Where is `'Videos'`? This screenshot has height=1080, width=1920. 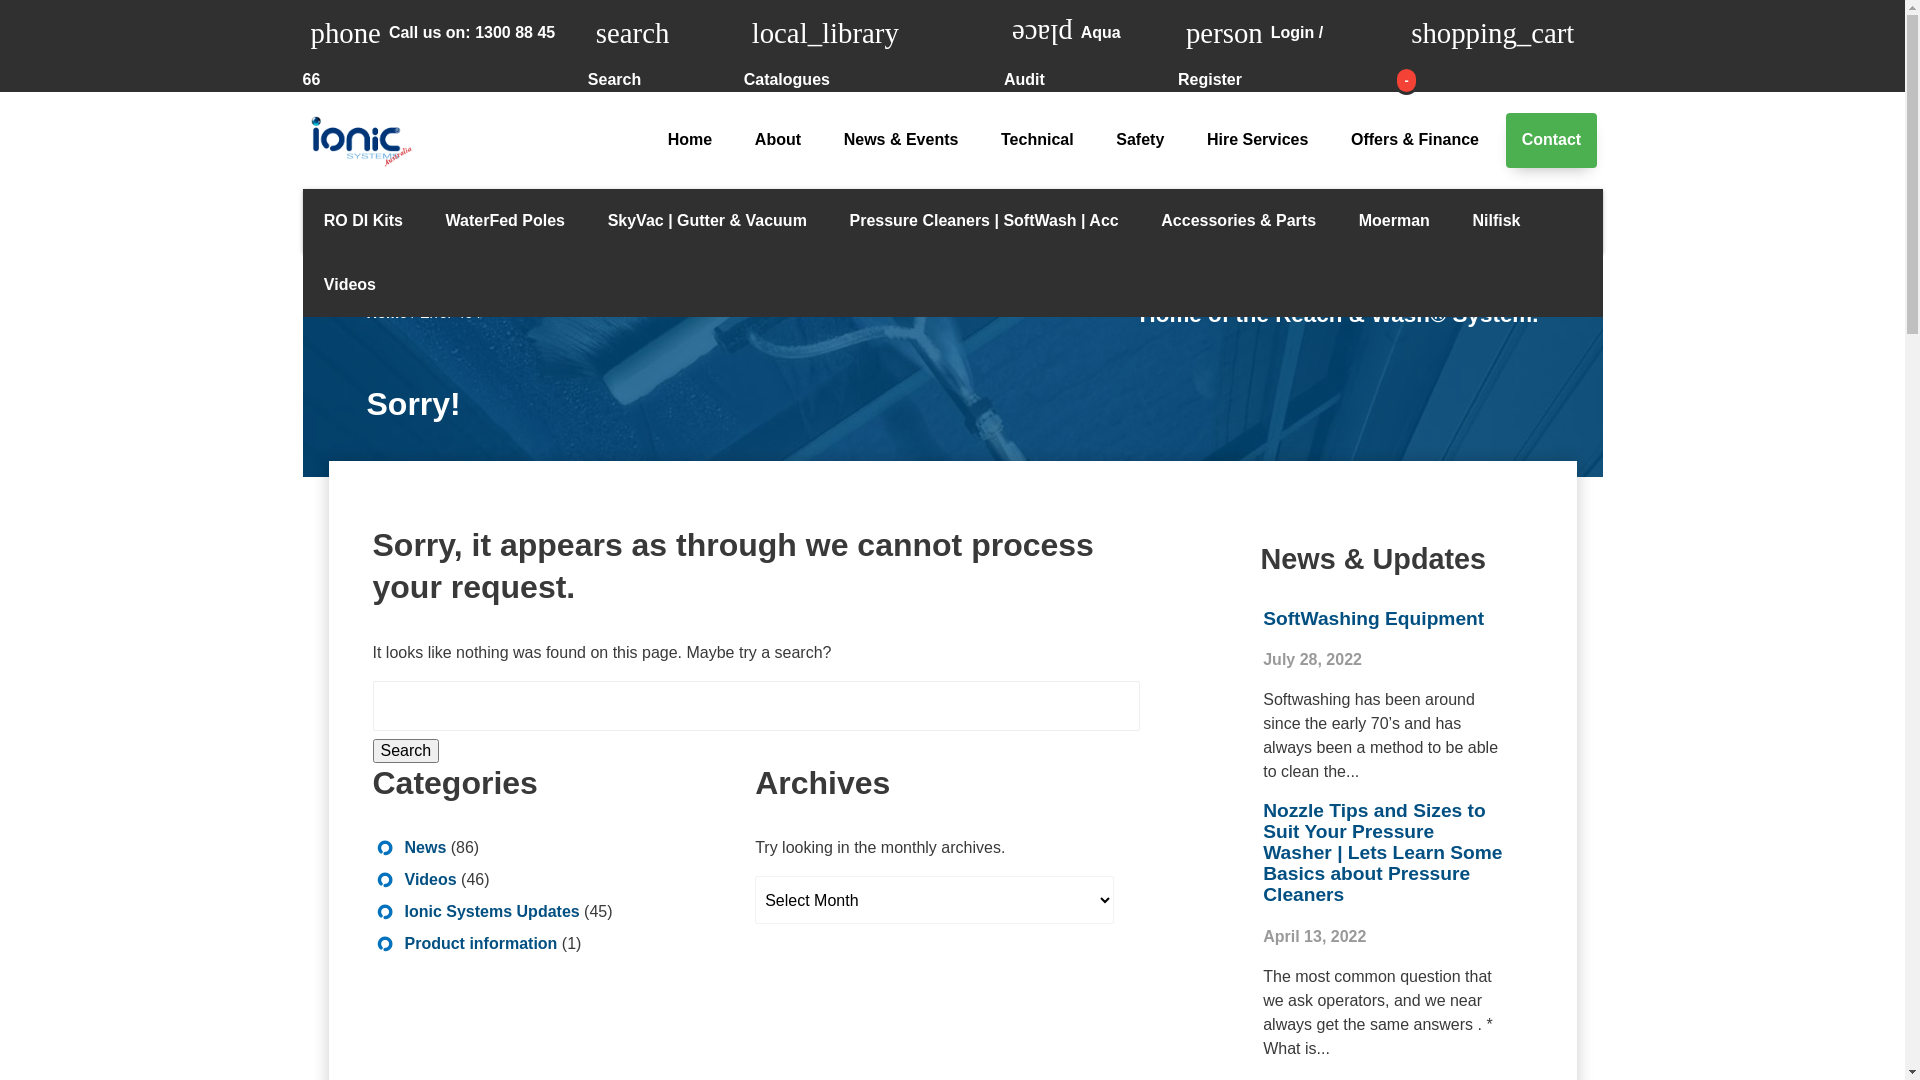 'Videos' is located at coordinates (429, 878).